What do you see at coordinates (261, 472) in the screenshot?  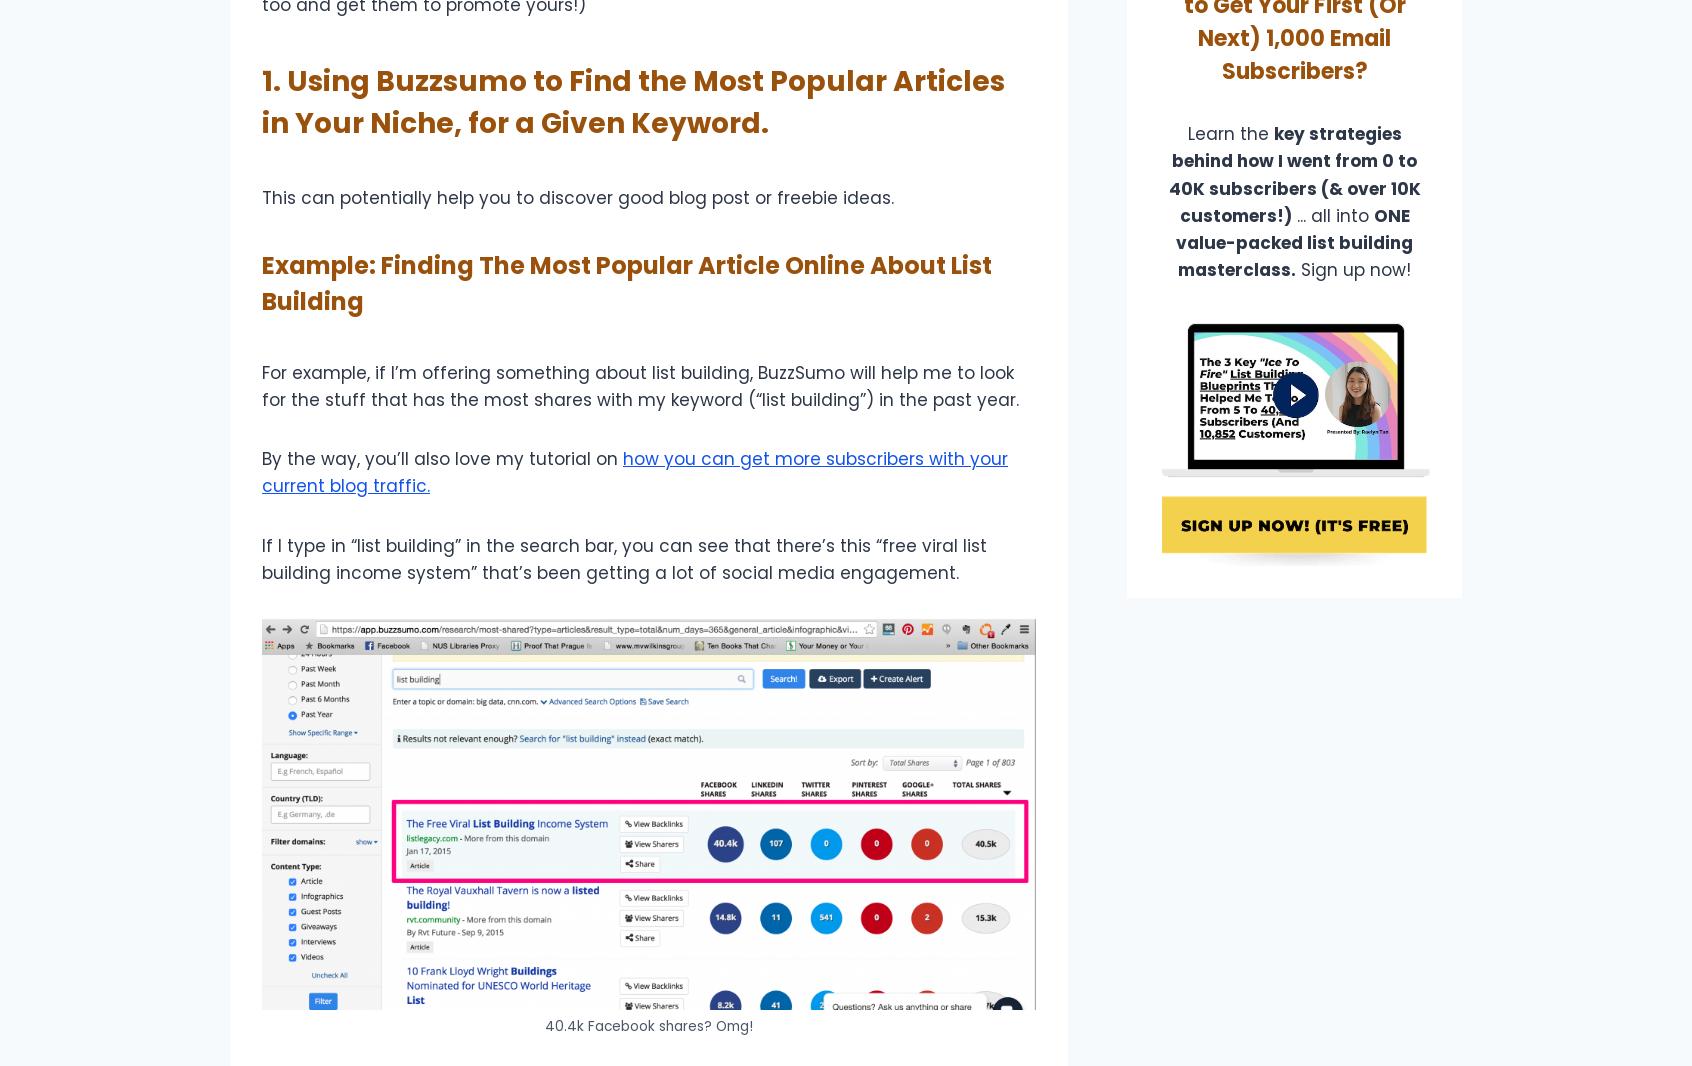 I see `'how you can get more subscribers with your current blog traffic.'` at bounding box center [261, 472].